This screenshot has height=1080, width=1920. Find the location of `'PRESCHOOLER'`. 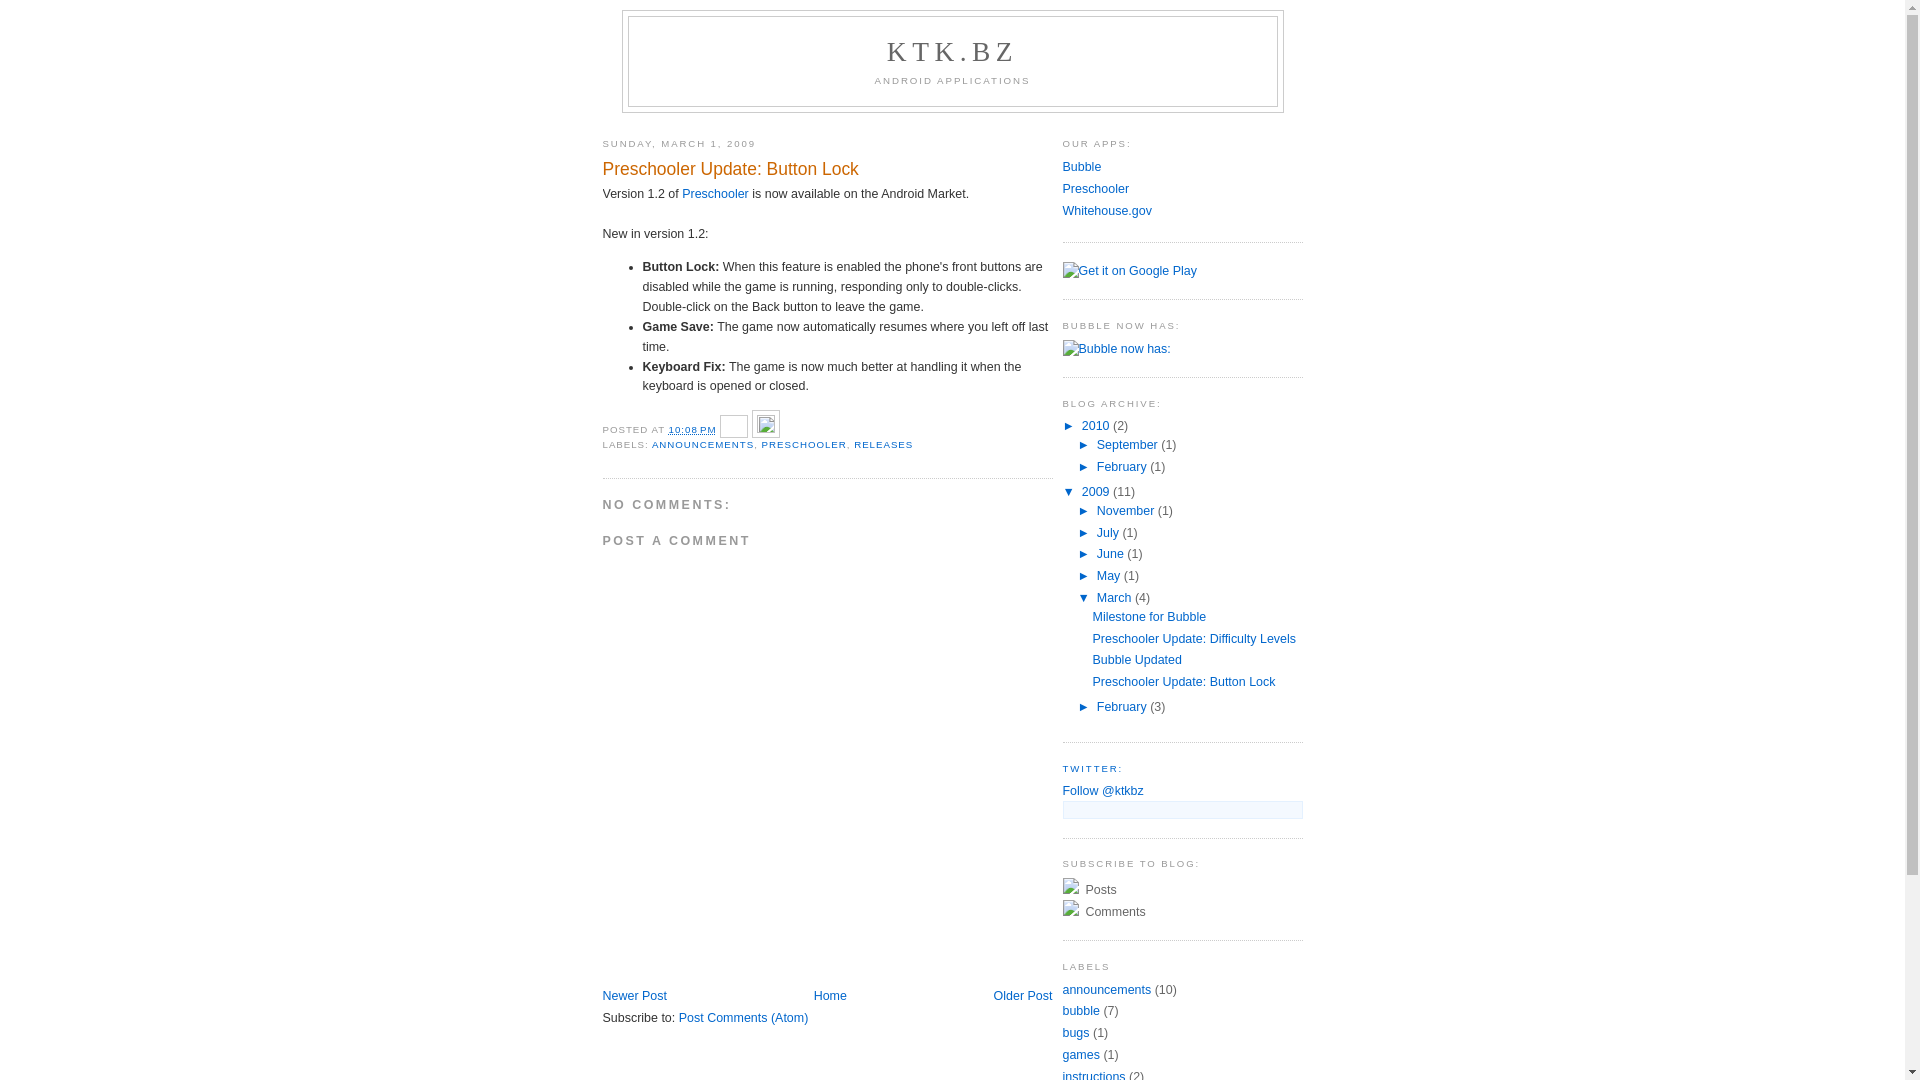

'PRESCHOOLER' is located at coordinates (804, 443).